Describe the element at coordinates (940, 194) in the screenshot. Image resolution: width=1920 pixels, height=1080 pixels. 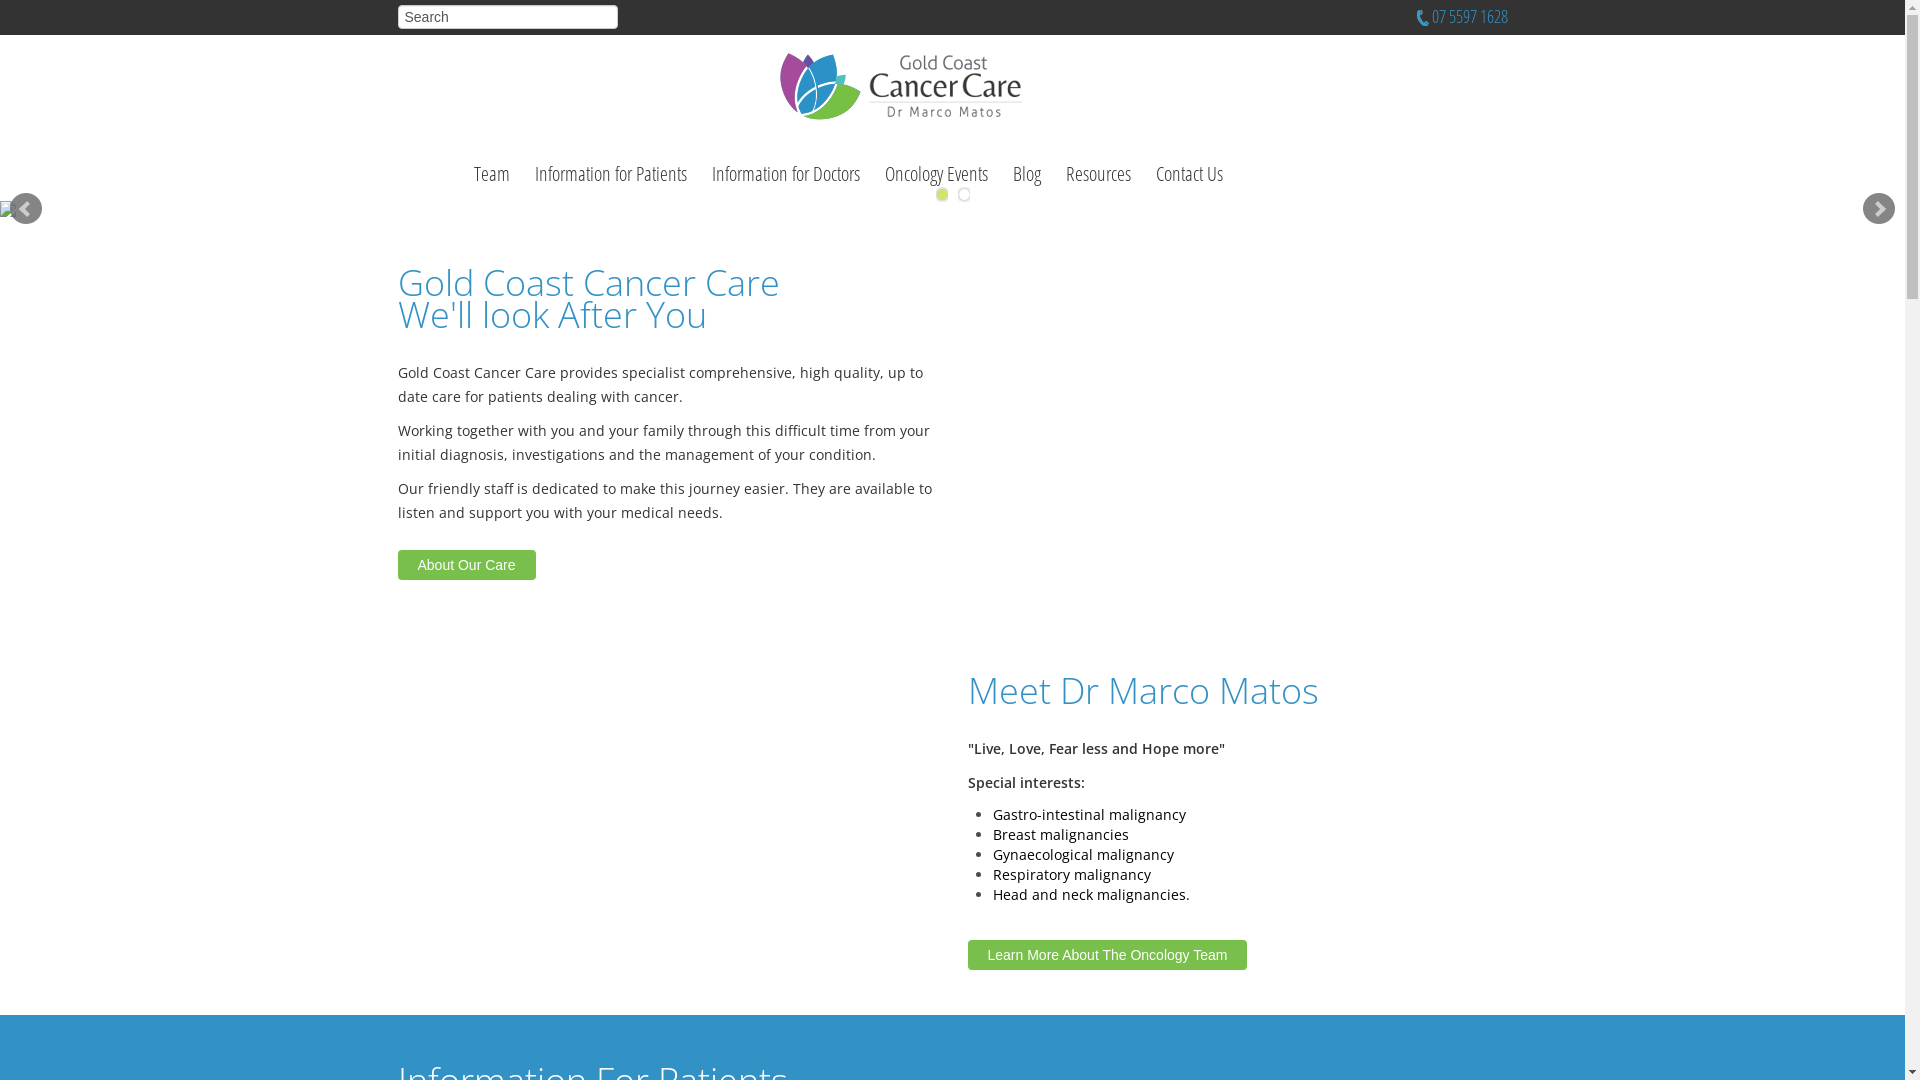
I see `'1'` at that location.